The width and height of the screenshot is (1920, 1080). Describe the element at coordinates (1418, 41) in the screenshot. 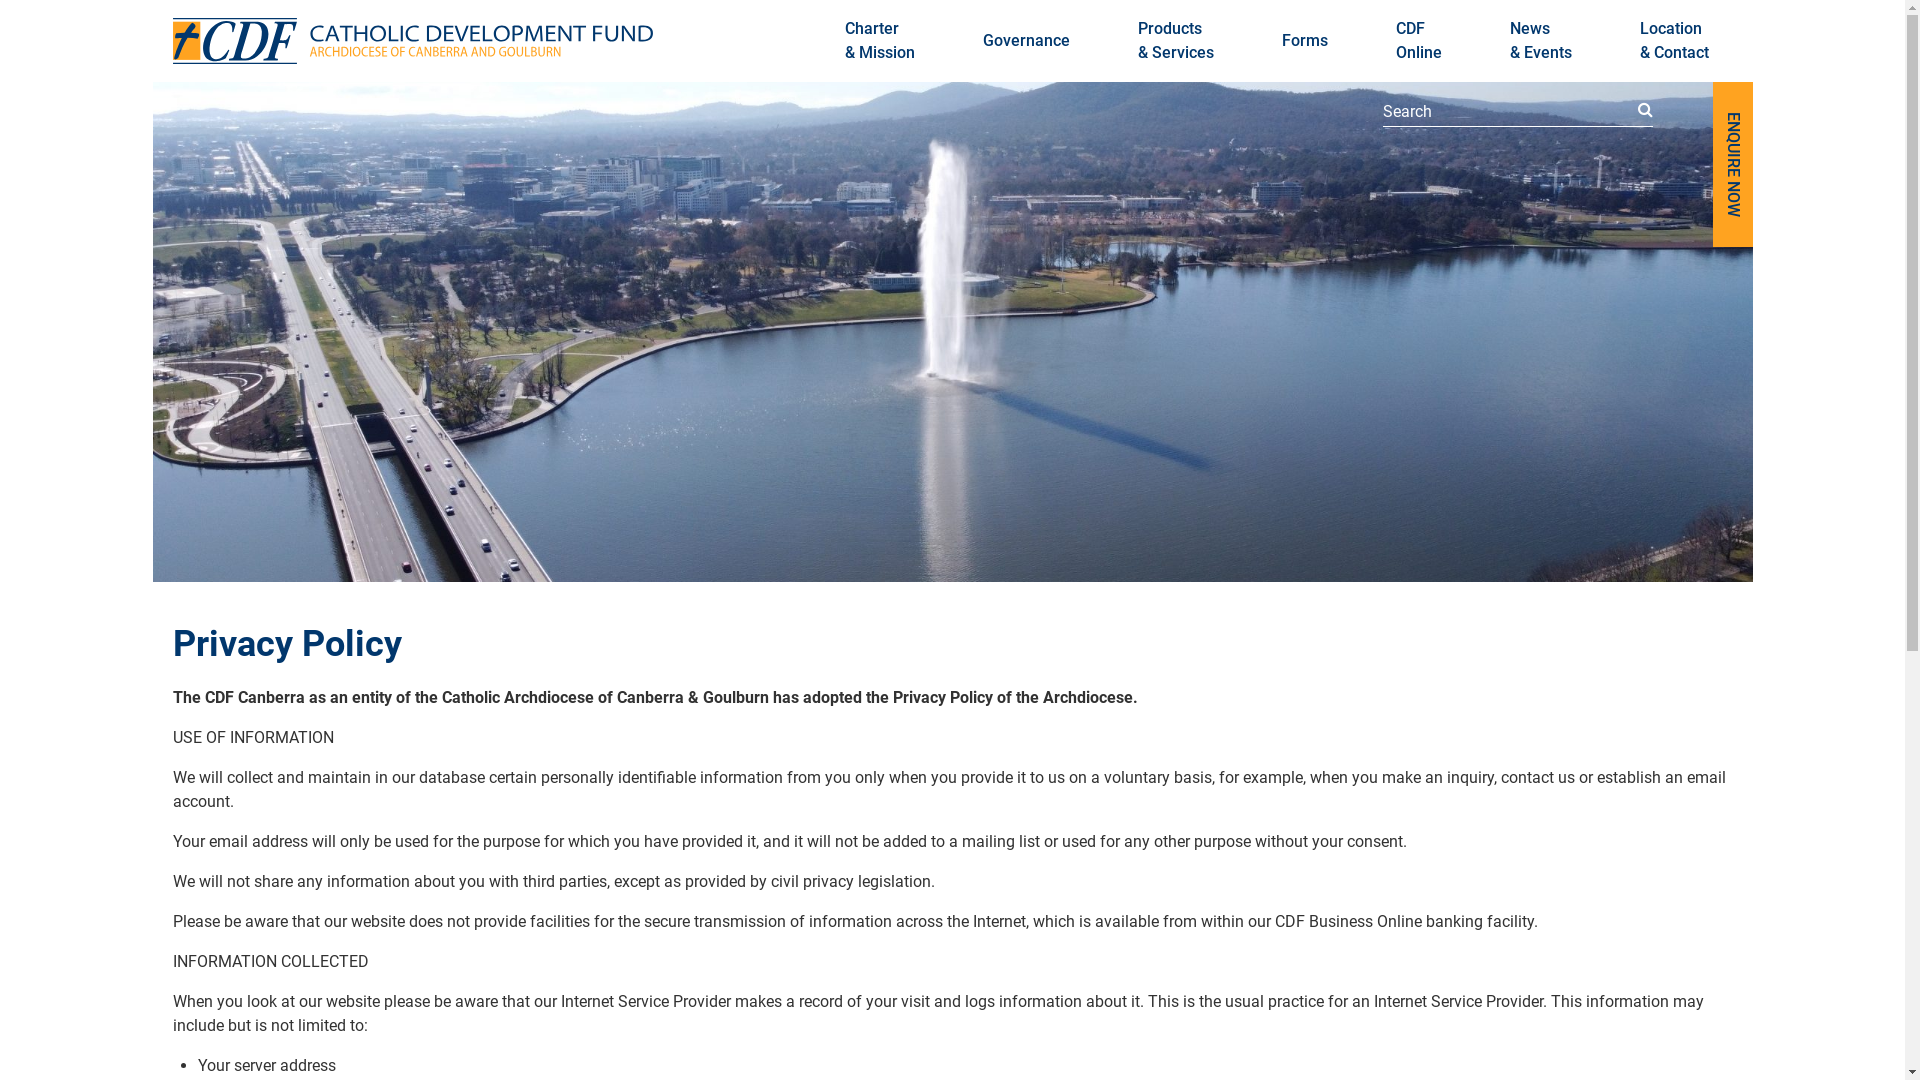

I see `'CDF` at that location.